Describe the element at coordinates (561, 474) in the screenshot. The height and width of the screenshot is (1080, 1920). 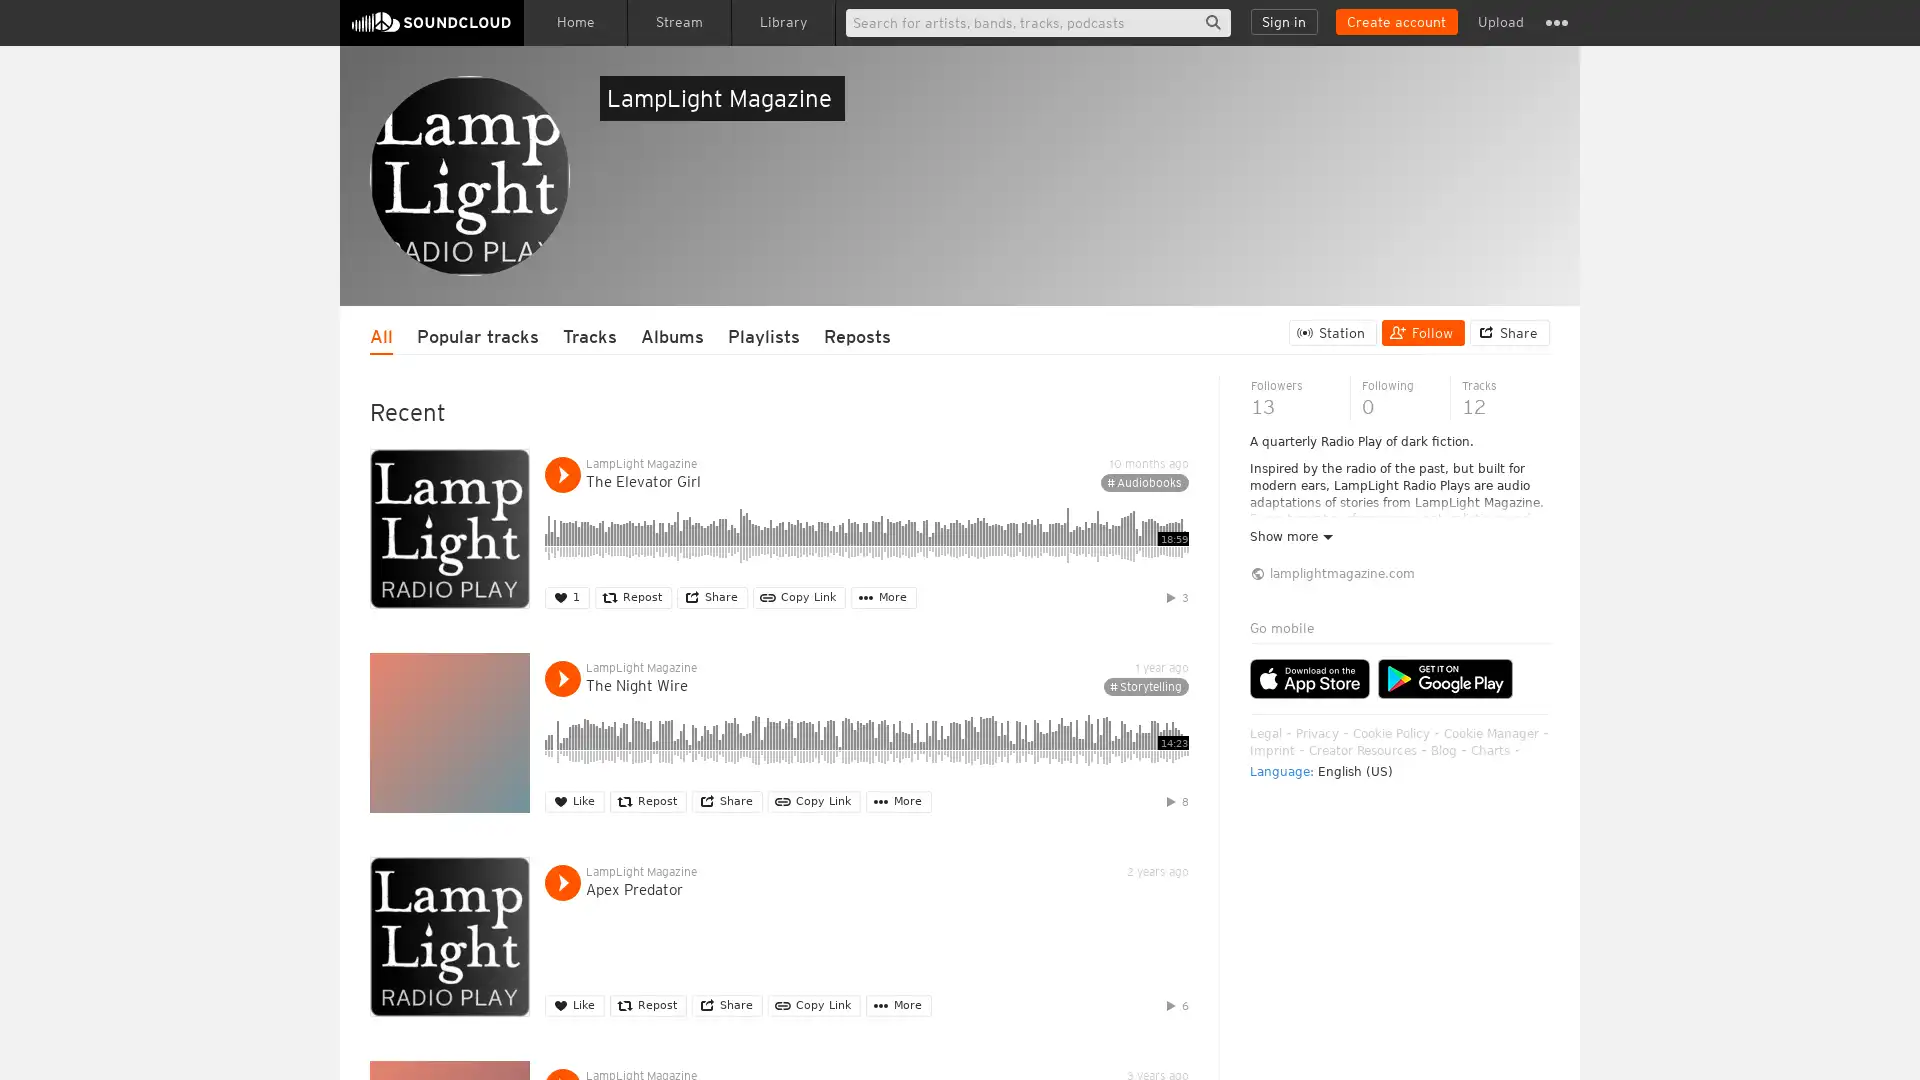
I see `Play` at that location.